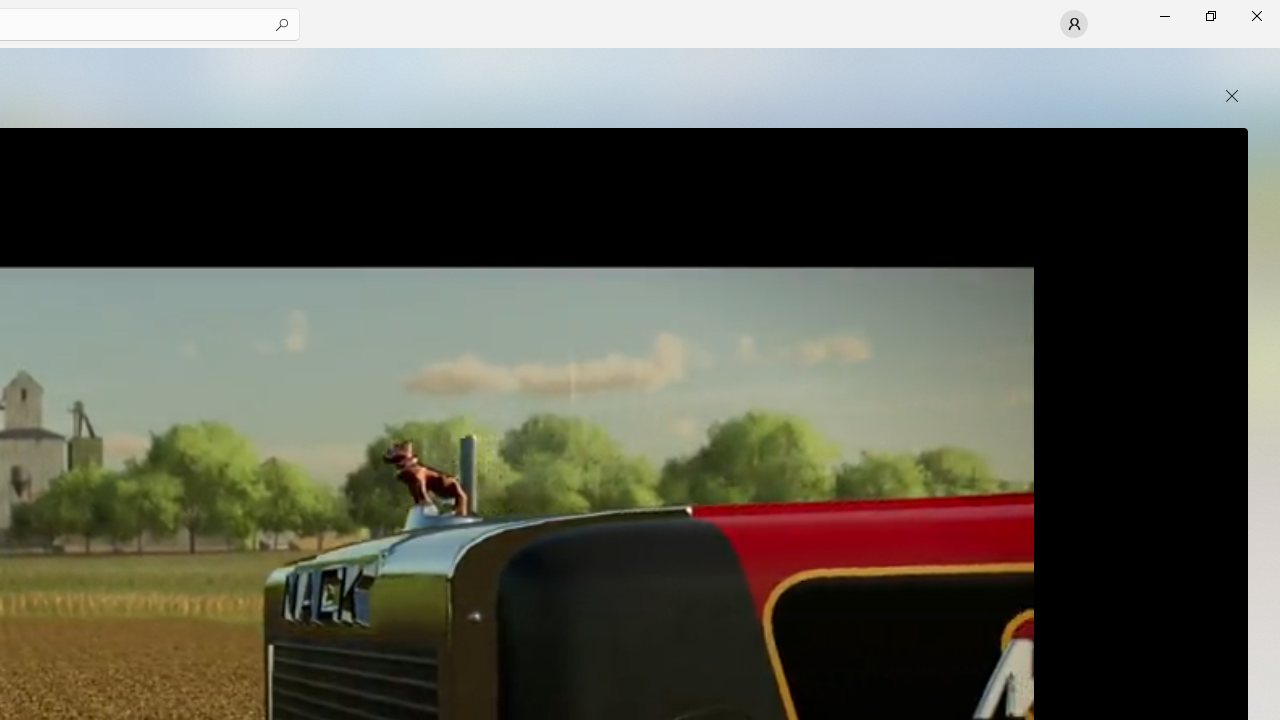 The width and height of the screenshot is (1280, 720). What do you see at coordinates (1164, 15) in the screenshot?
I see `'Minimize Microsoft Store'` at bounding box center [1164, 15].